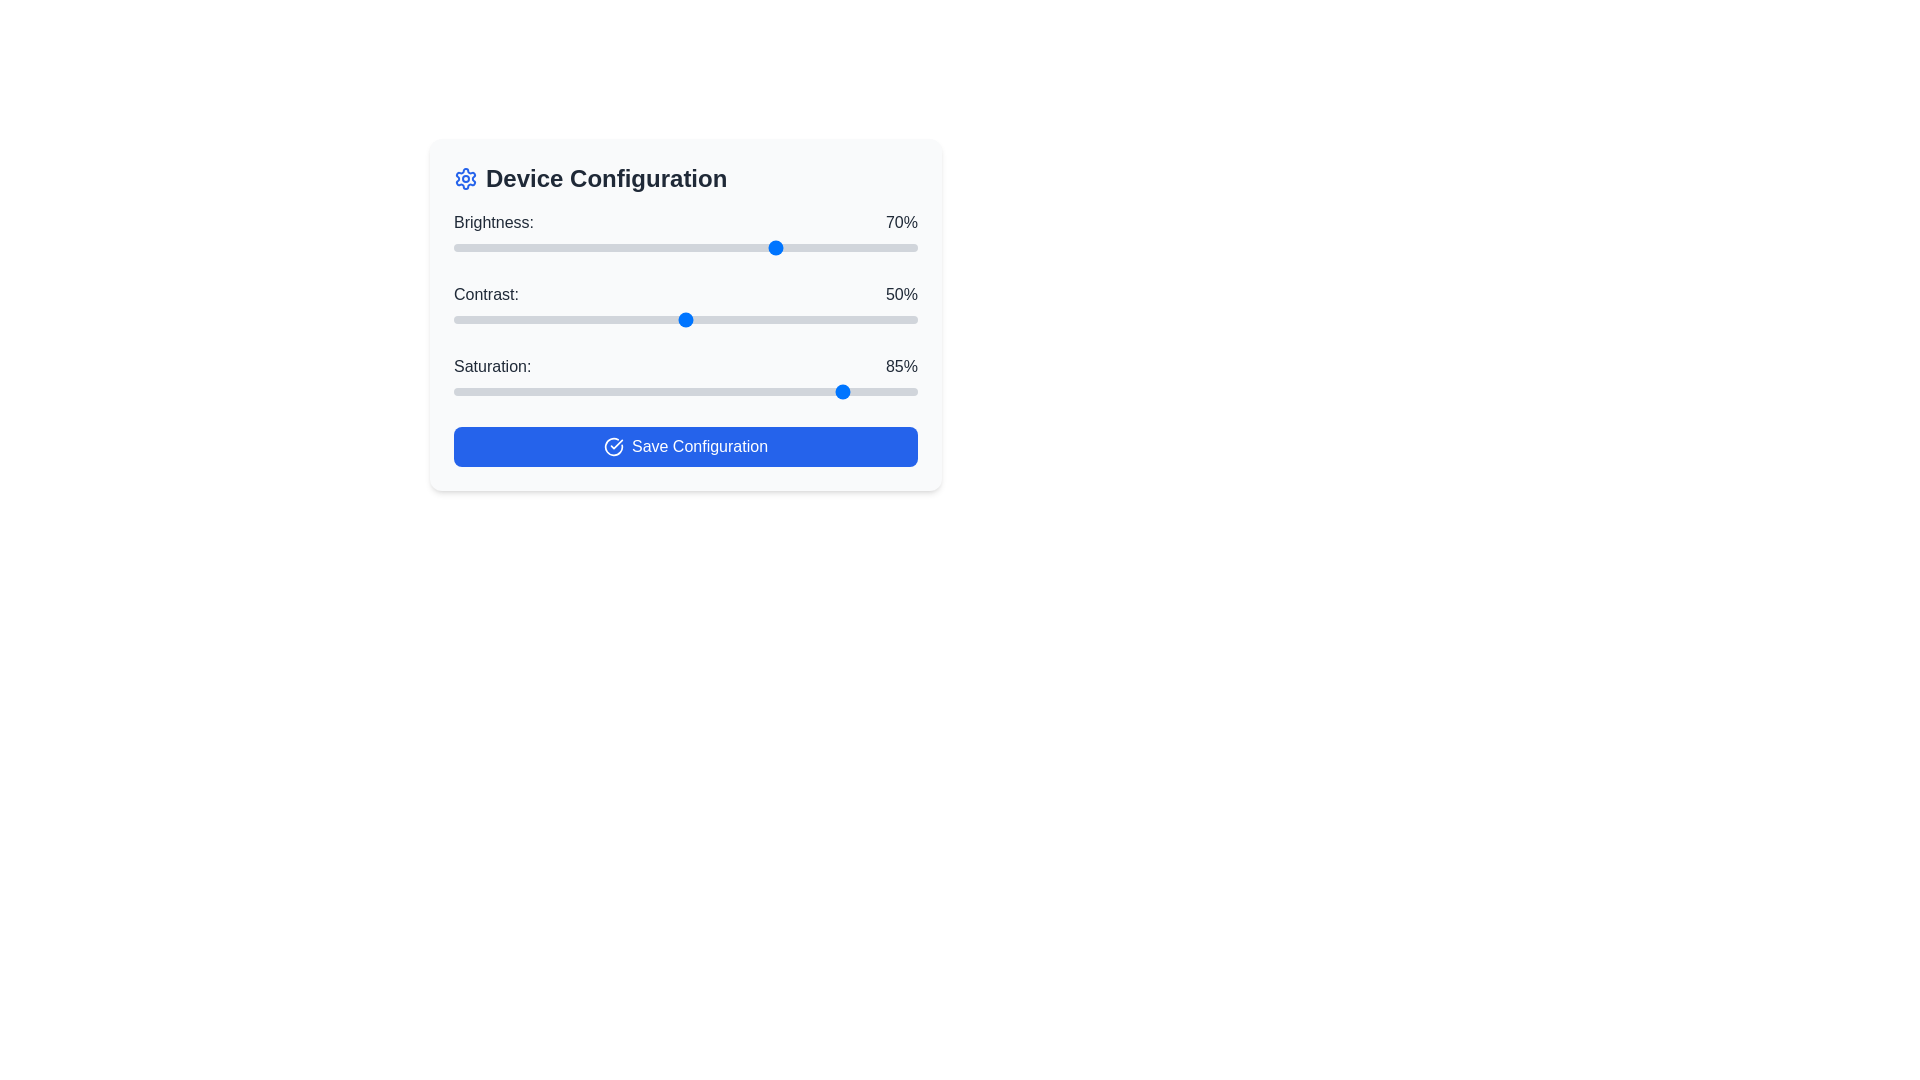 The width and height of the screenshot is (1920, 1080). What do you see at coordinates (889, 392) in the screenshot?
I see `saturation` at bounding box center [889, 392].